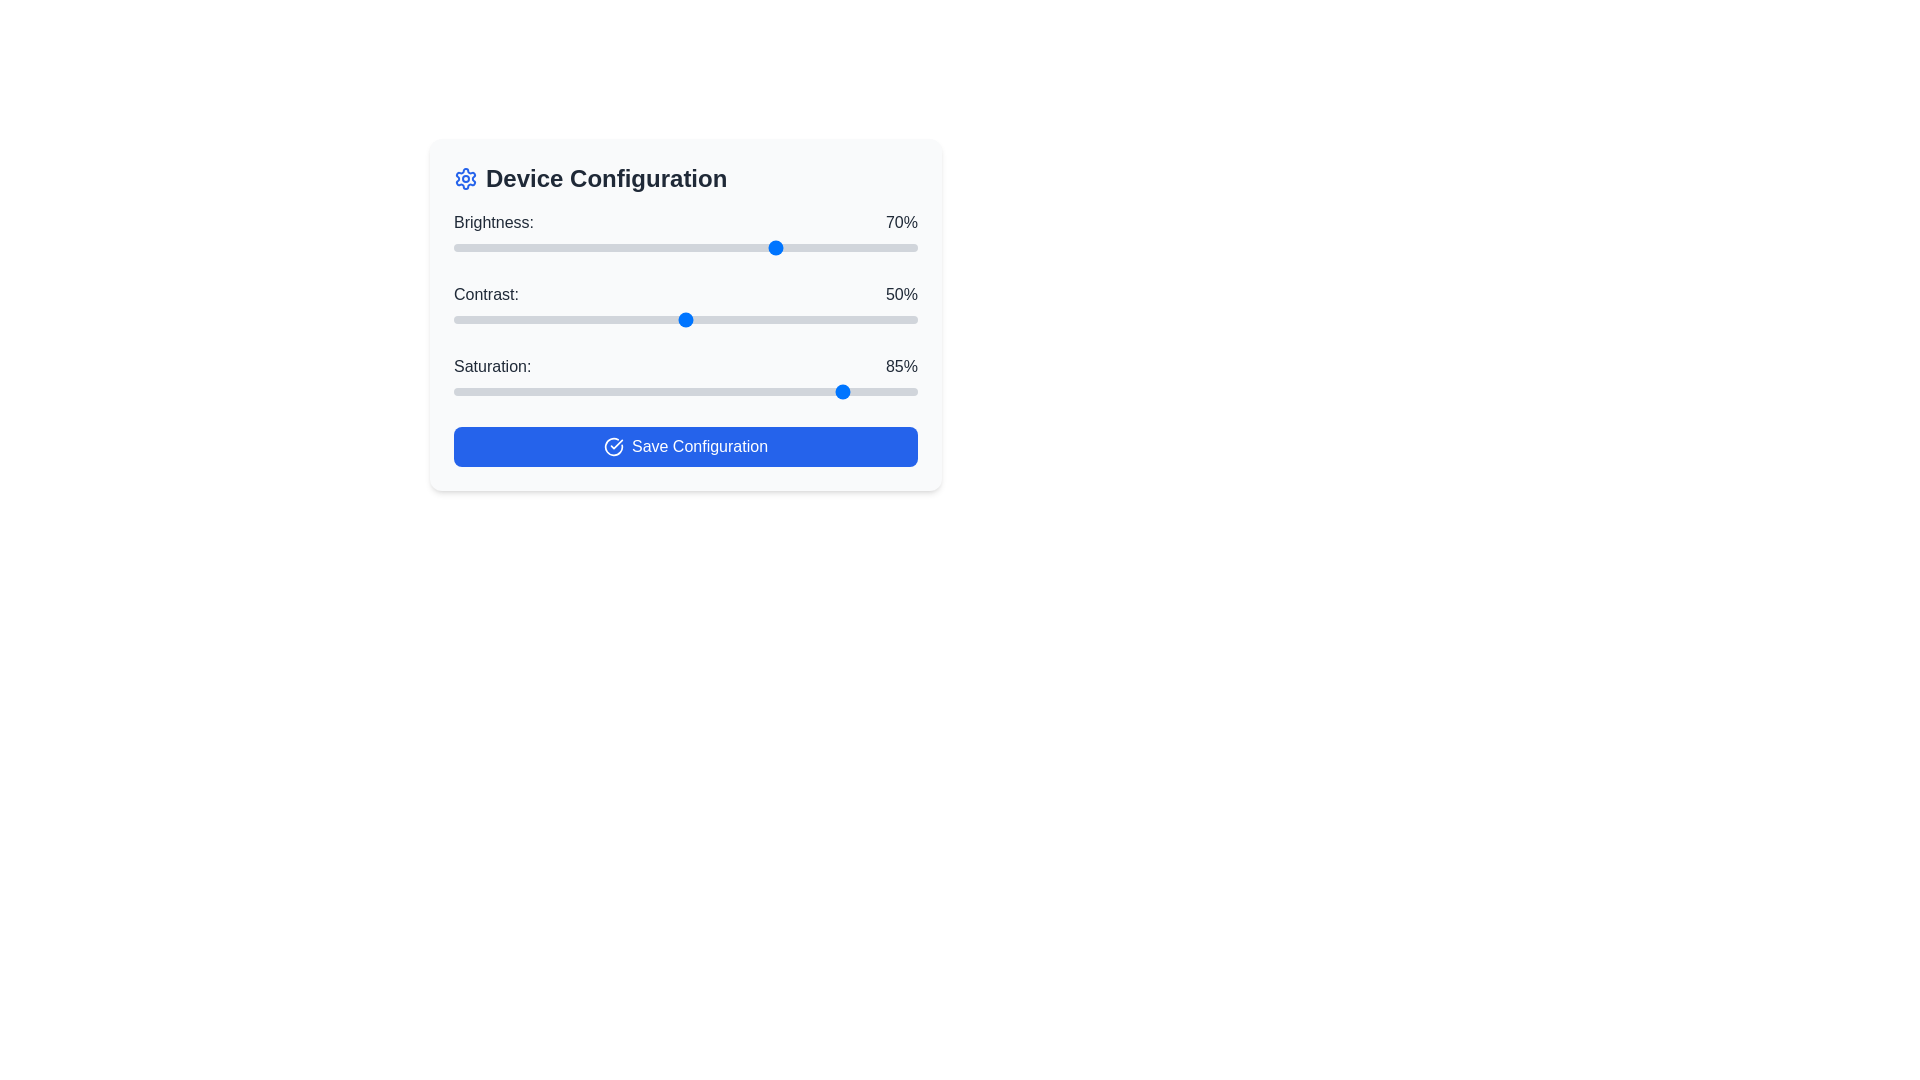 The width and height of the screenshot is (1920, 1080). What do you see at coordinates (889, 392) in the screenshot?
I see `saturation` at bounding box center [889, 392].